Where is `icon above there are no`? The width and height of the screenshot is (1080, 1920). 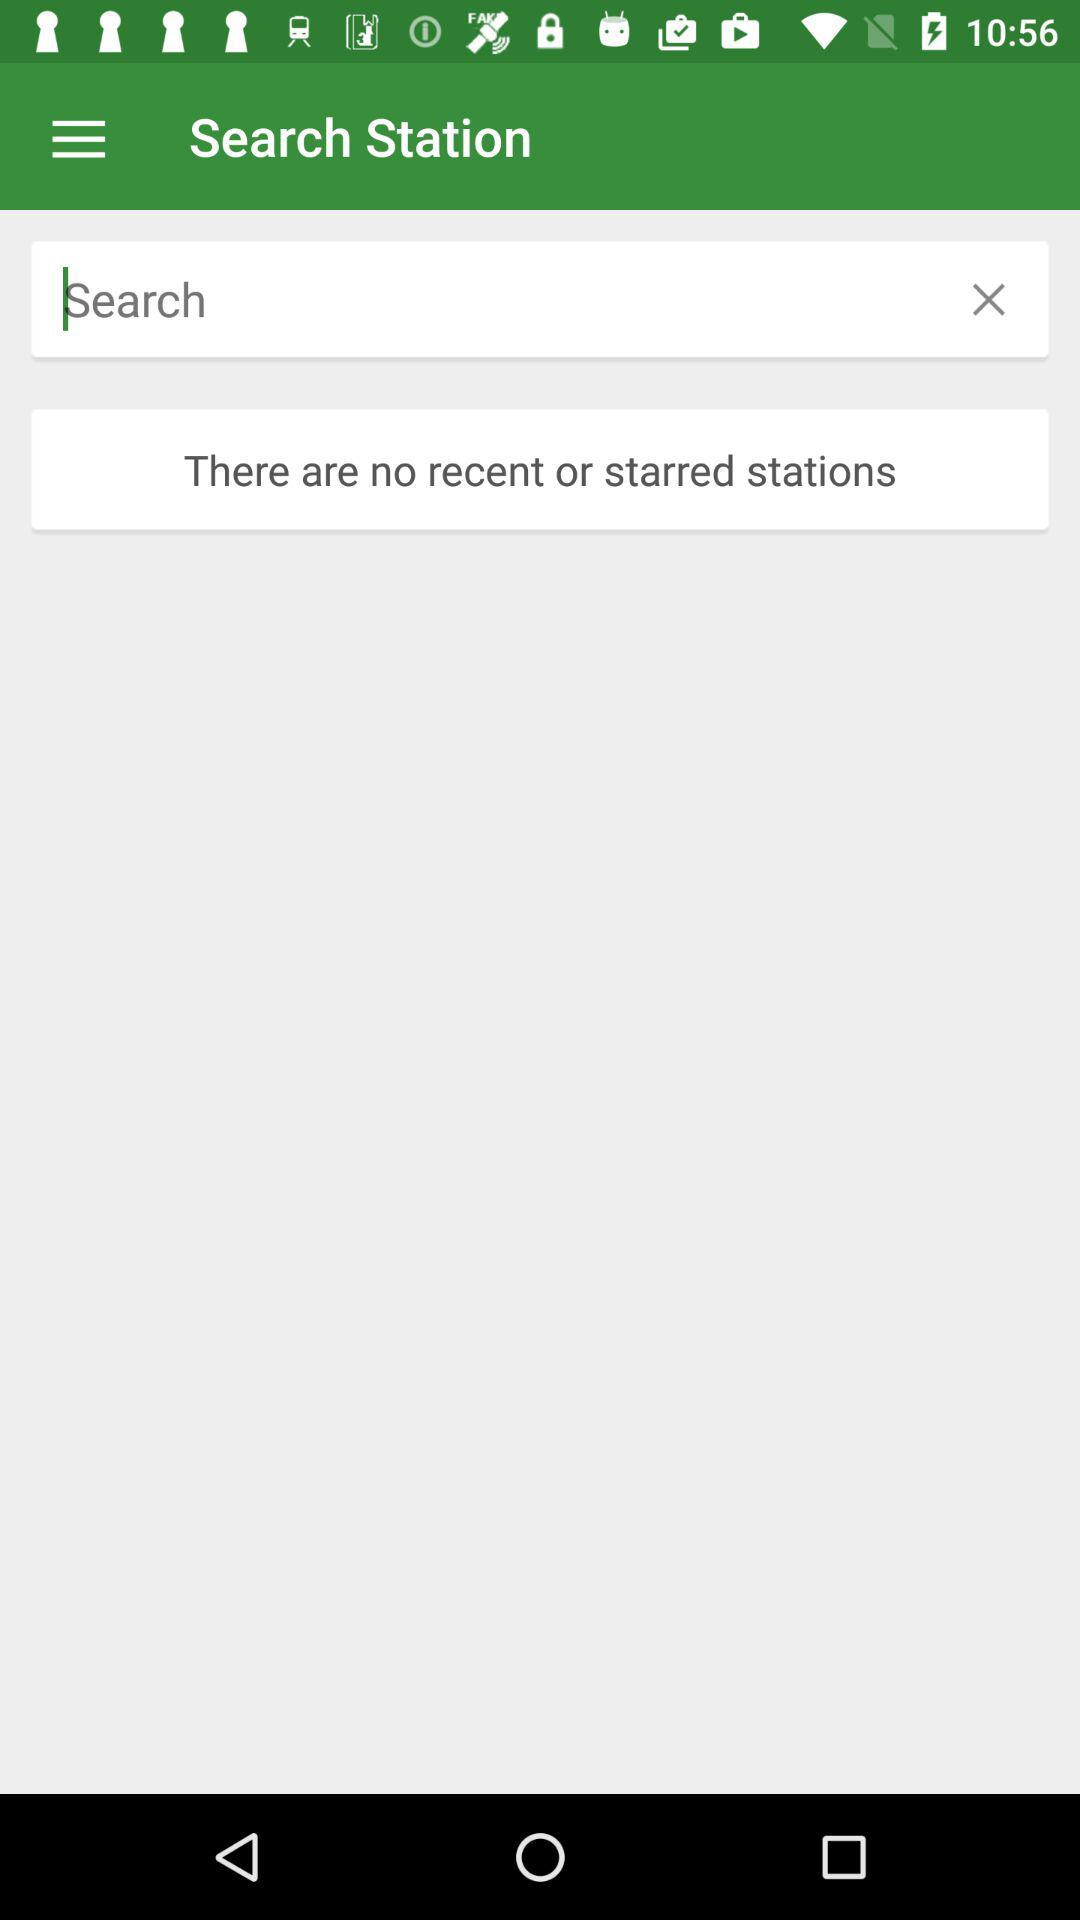 icon above there are no is located at coordinates (540, 292).